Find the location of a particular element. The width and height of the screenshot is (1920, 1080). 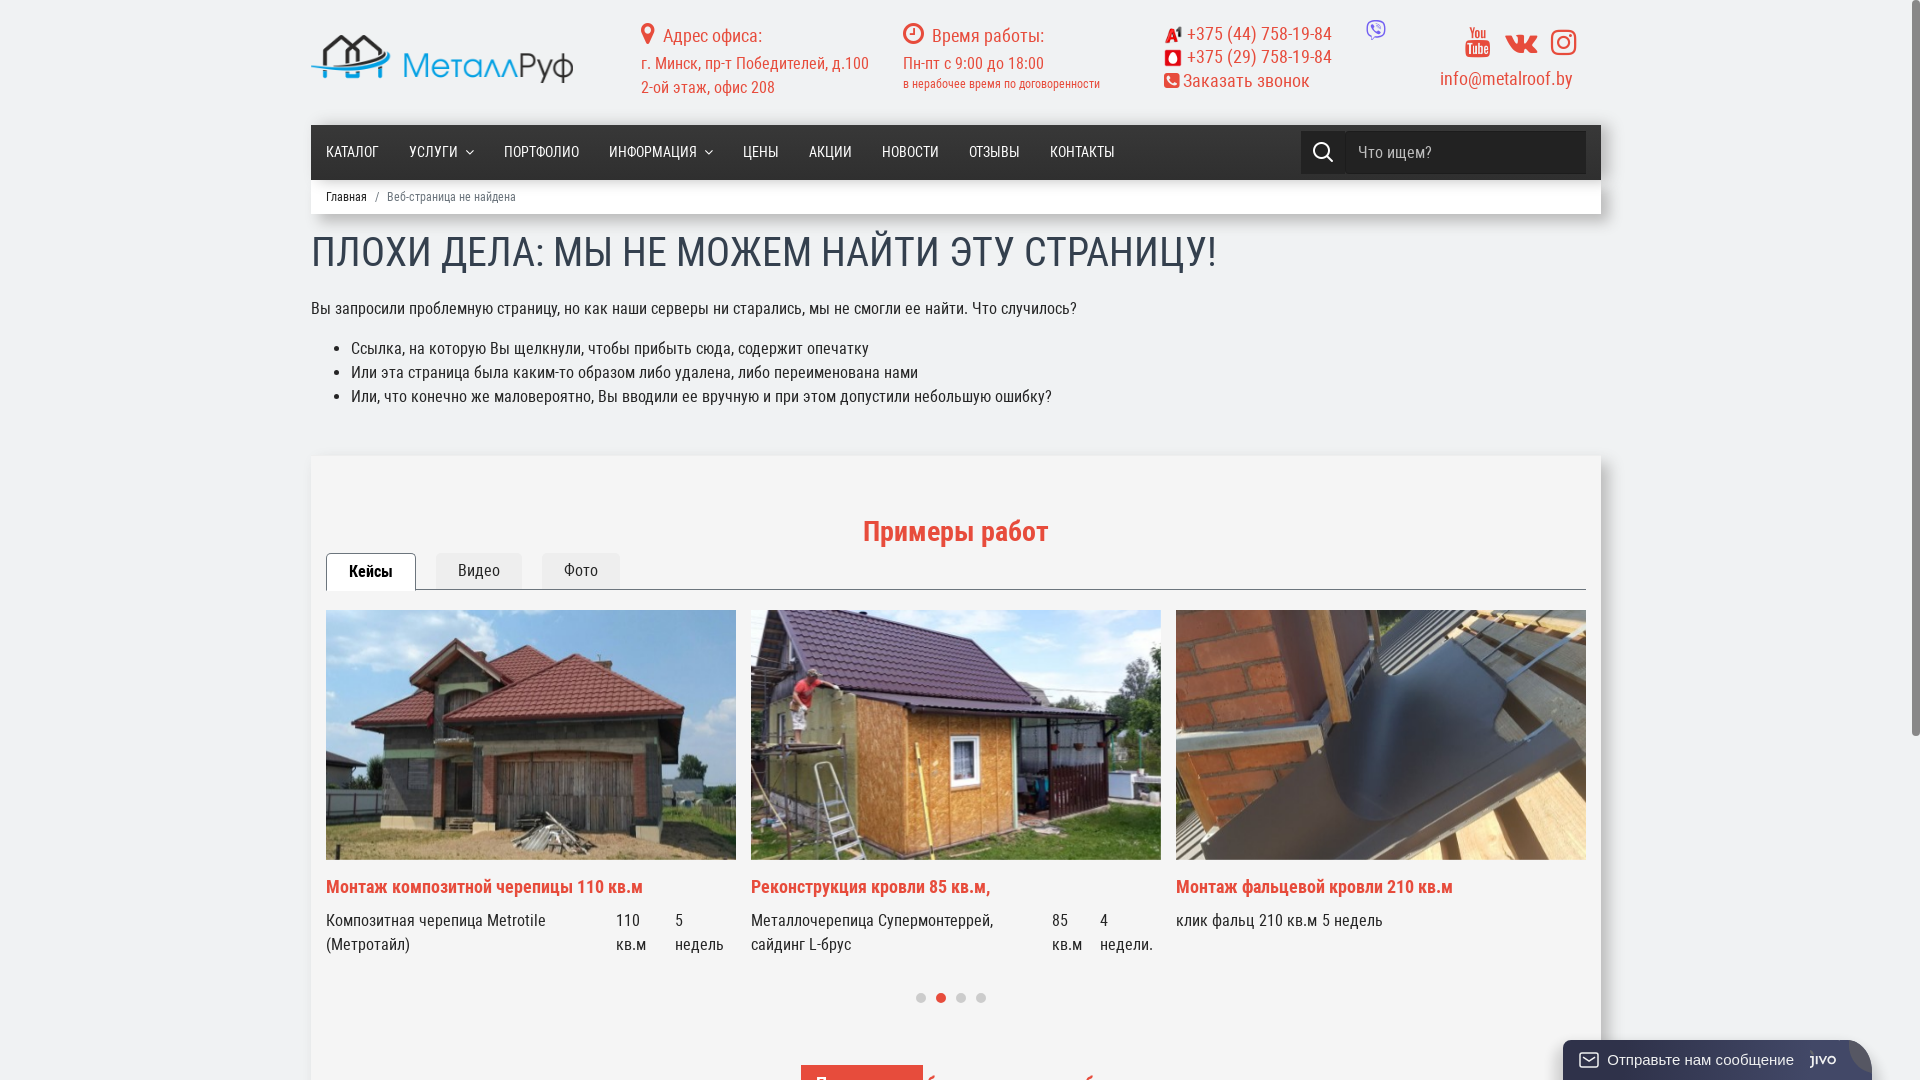

'+375 (44) 758-19-84' is located at coordinates (1247, 33).